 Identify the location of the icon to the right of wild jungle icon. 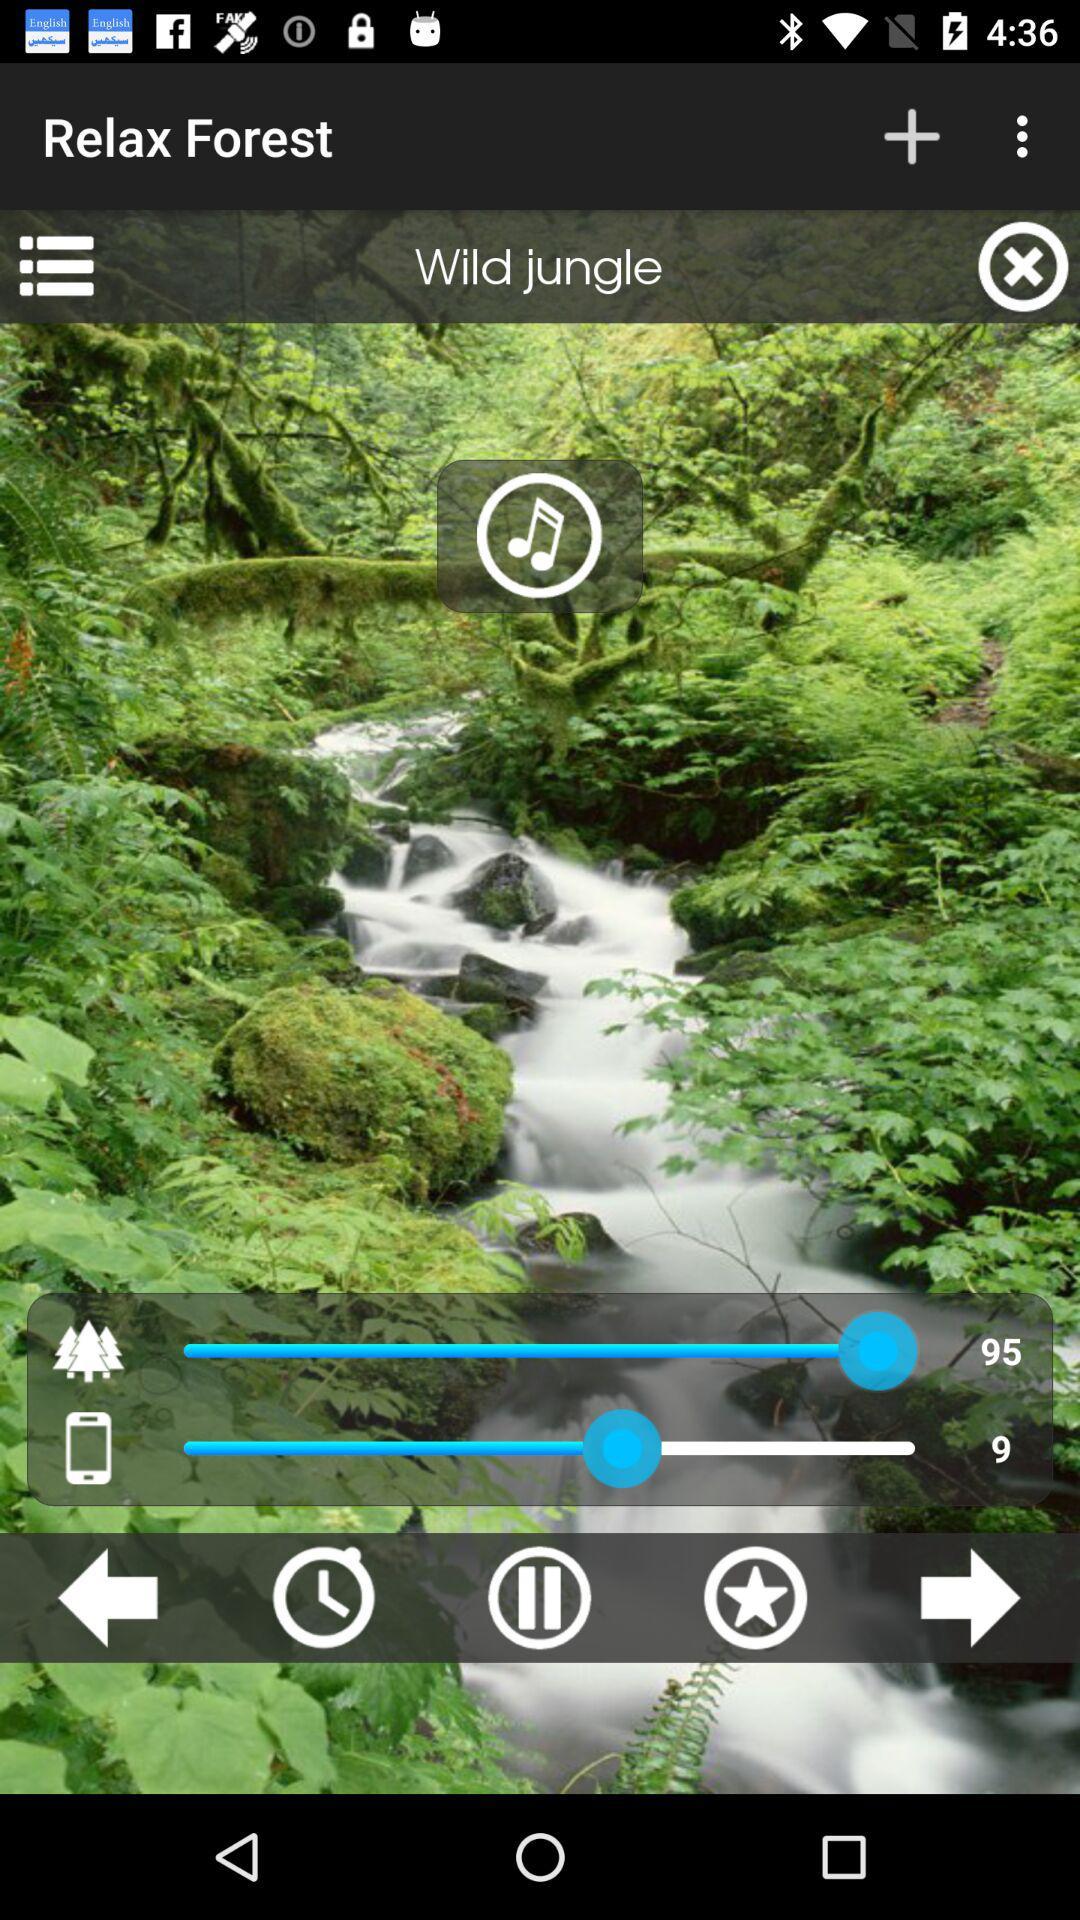
(1023, 265).